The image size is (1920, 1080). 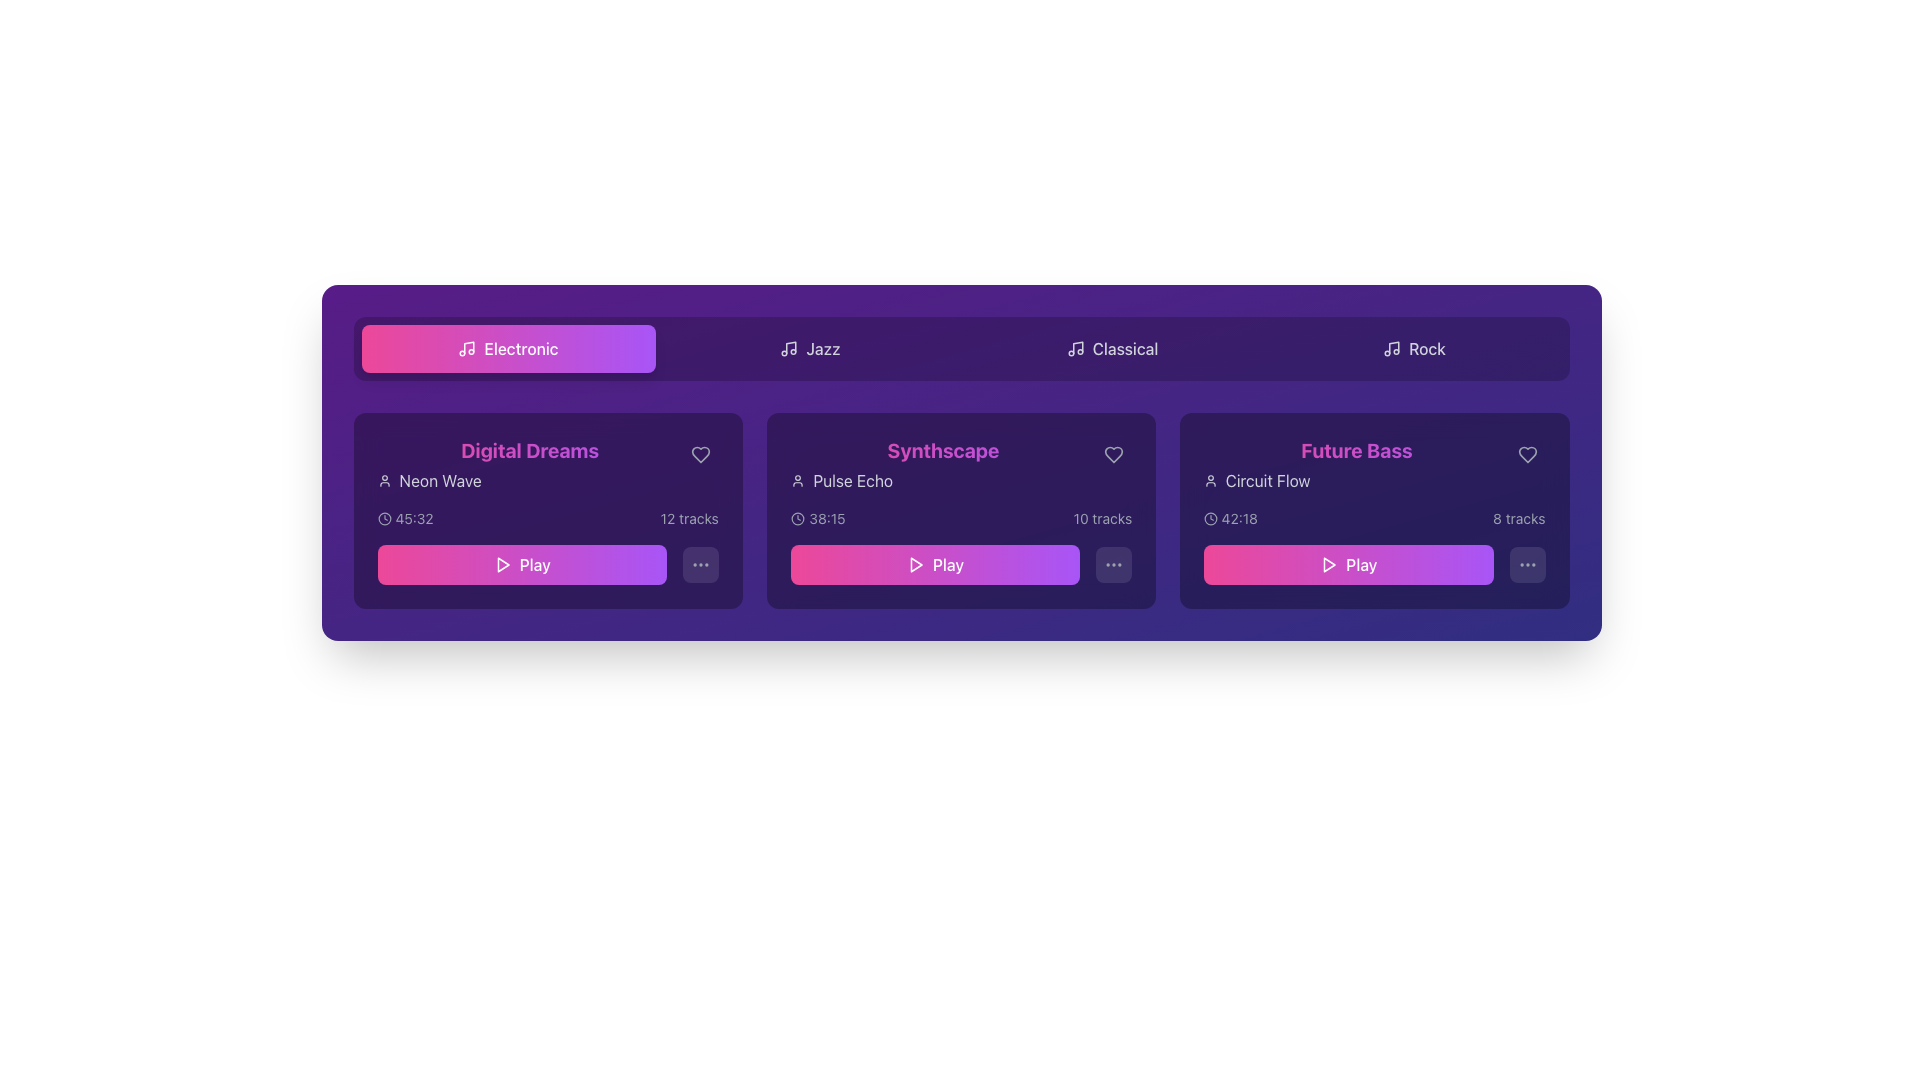 I want to click on the 'Rock' genre selection button containing the musical note icon, so click(x=1393, y=346).